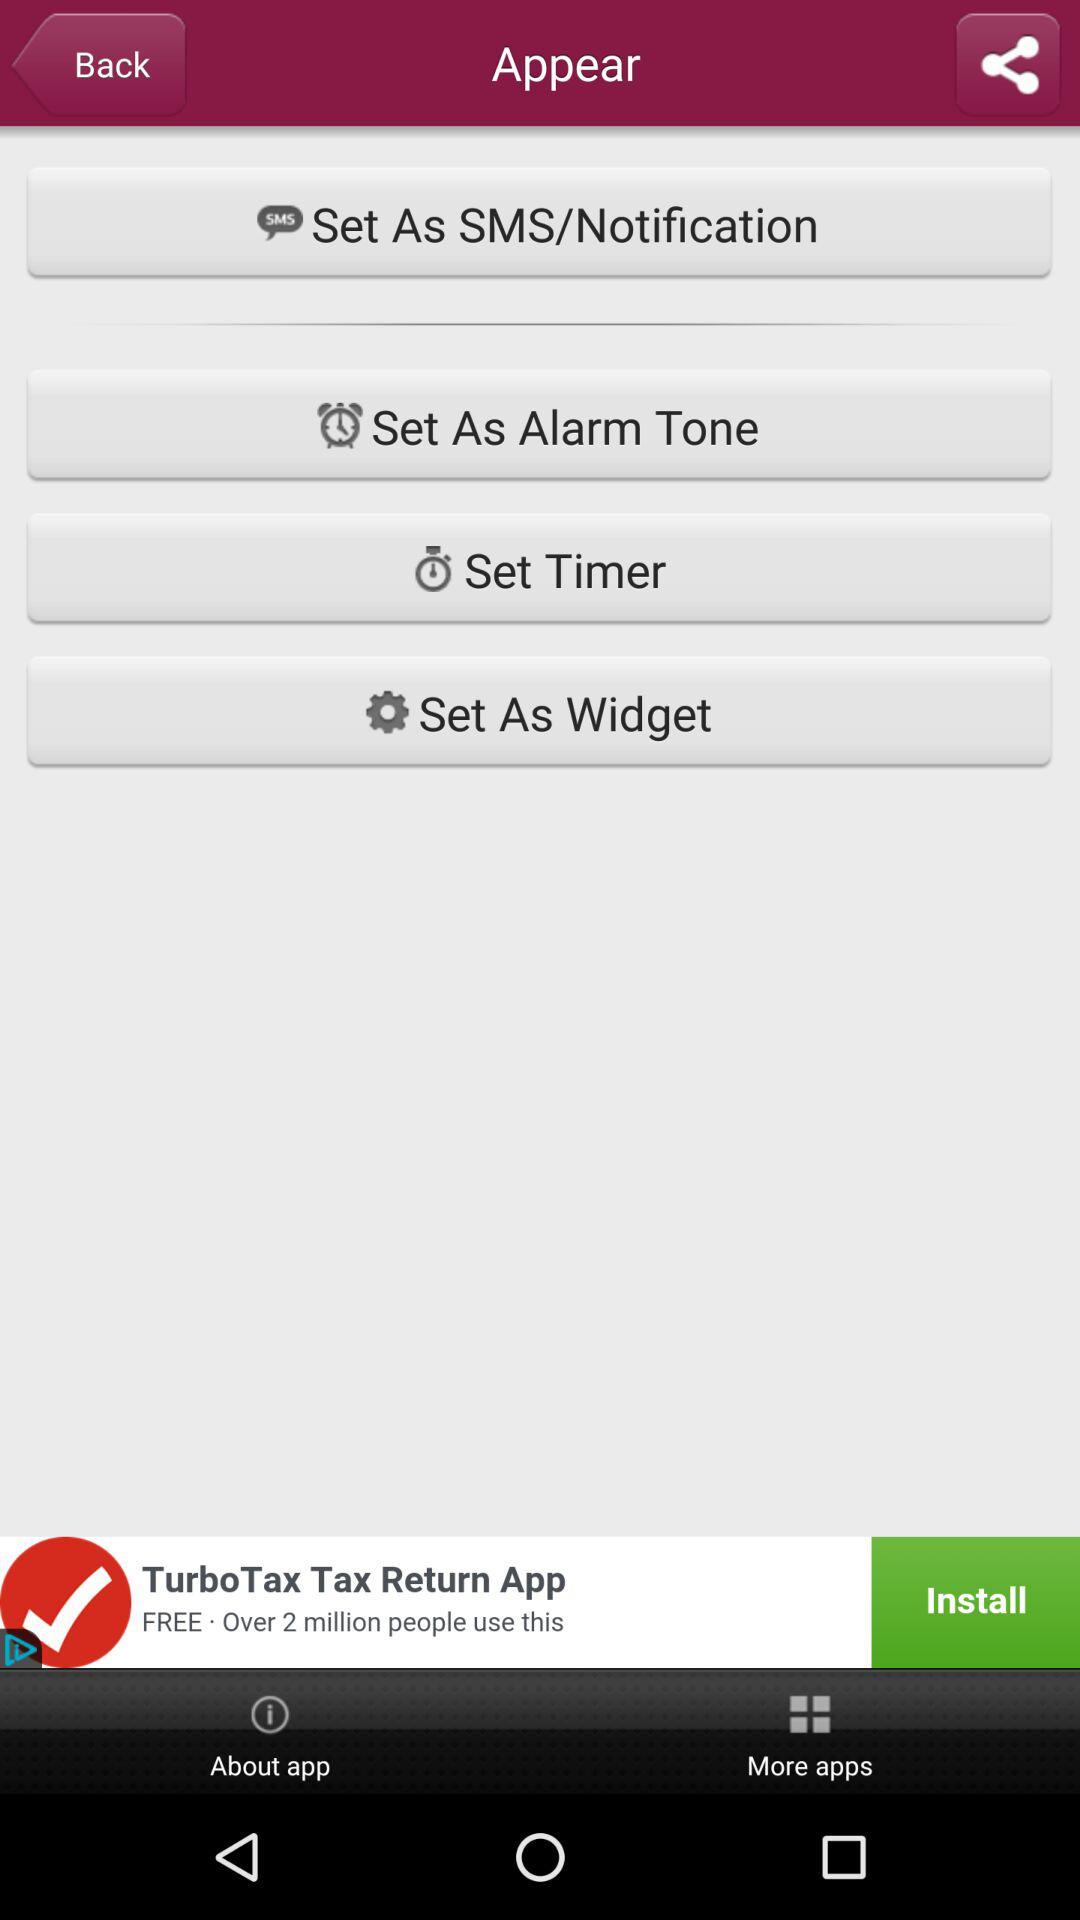 The width and height of the screenshot is (1080, 1920). I want to click on share ringtone, so click(1007, 66).